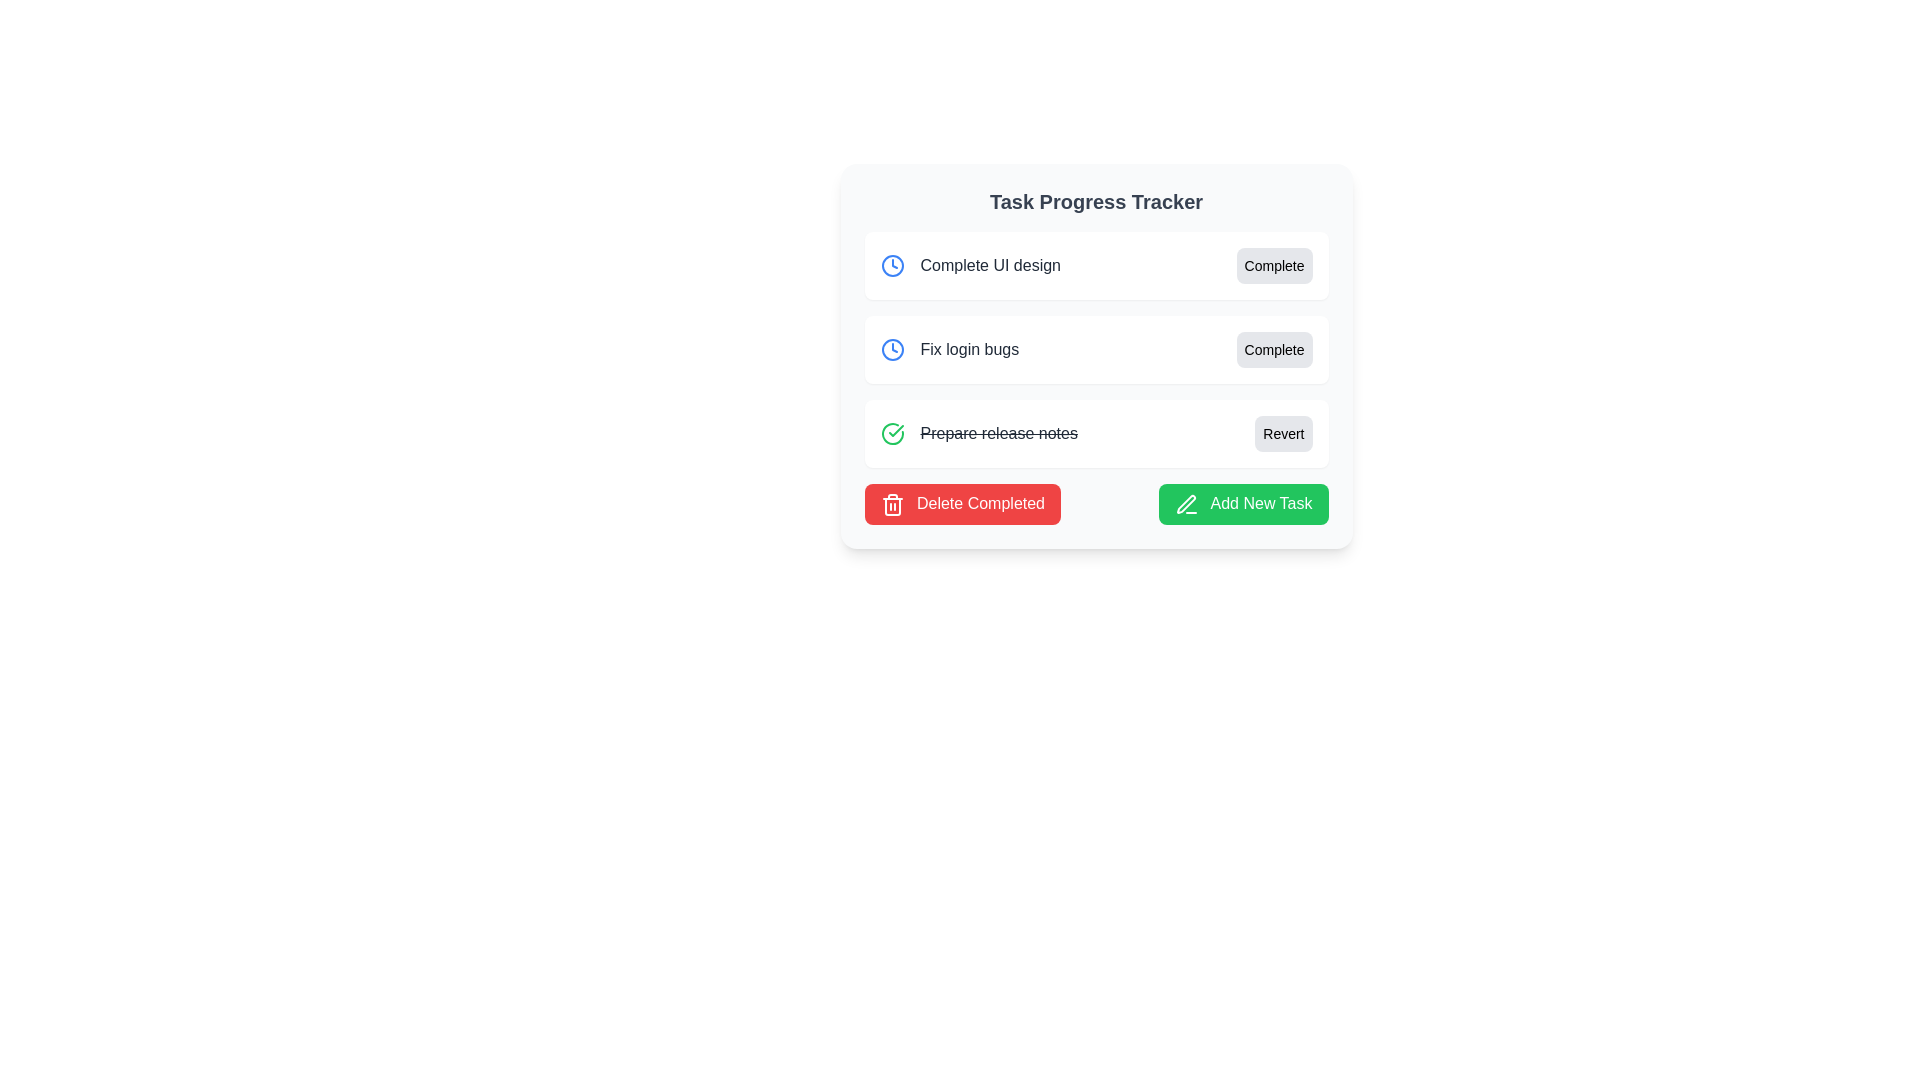 This screenshot has height=1080, width=1920. I want to click on the rectangular button with rounded corners that has a light gray background and the text 'Complete', so click(1273, 349).